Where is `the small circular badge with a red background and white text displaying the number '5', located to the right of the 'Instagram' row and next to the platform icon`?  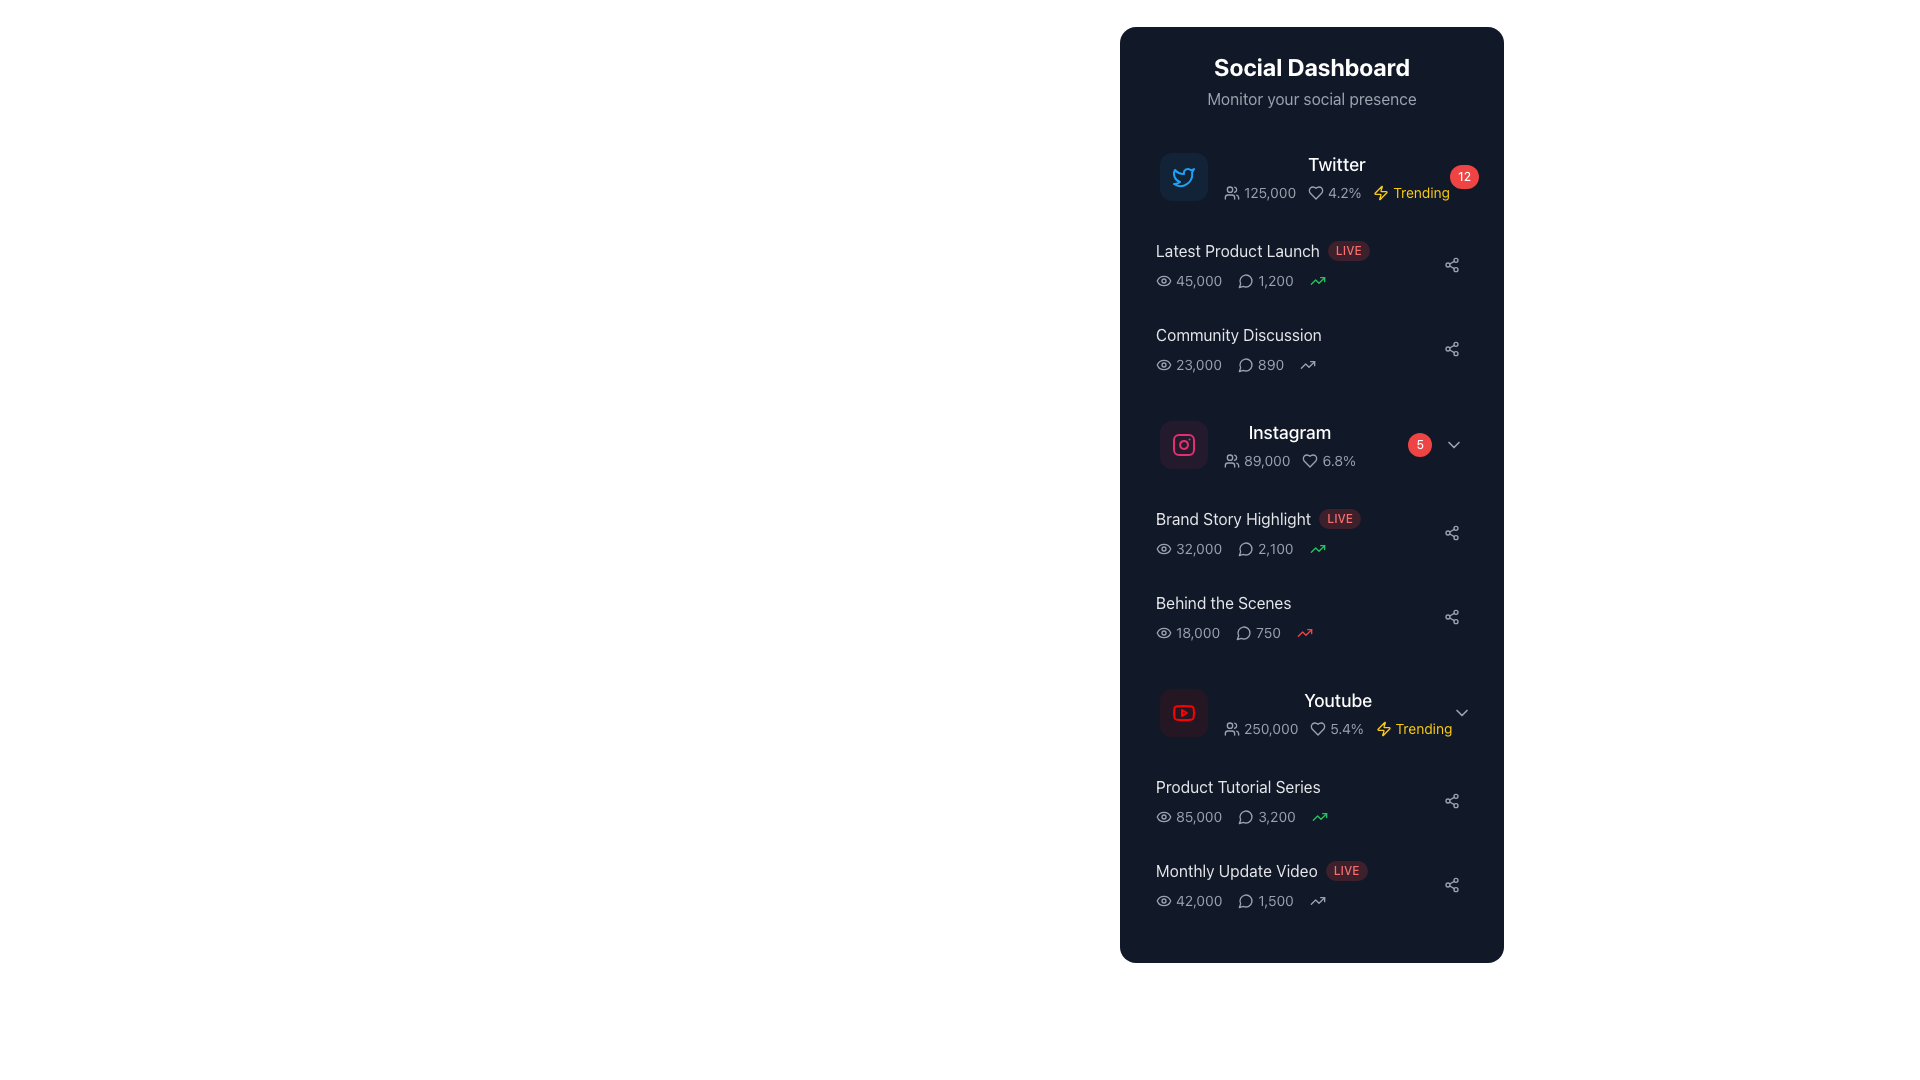 the small circular badge with a red background and white text displaying the number '5', located to the right of the 'Instagram' row and next to the platform icon is located at coordinates (1419, 443).